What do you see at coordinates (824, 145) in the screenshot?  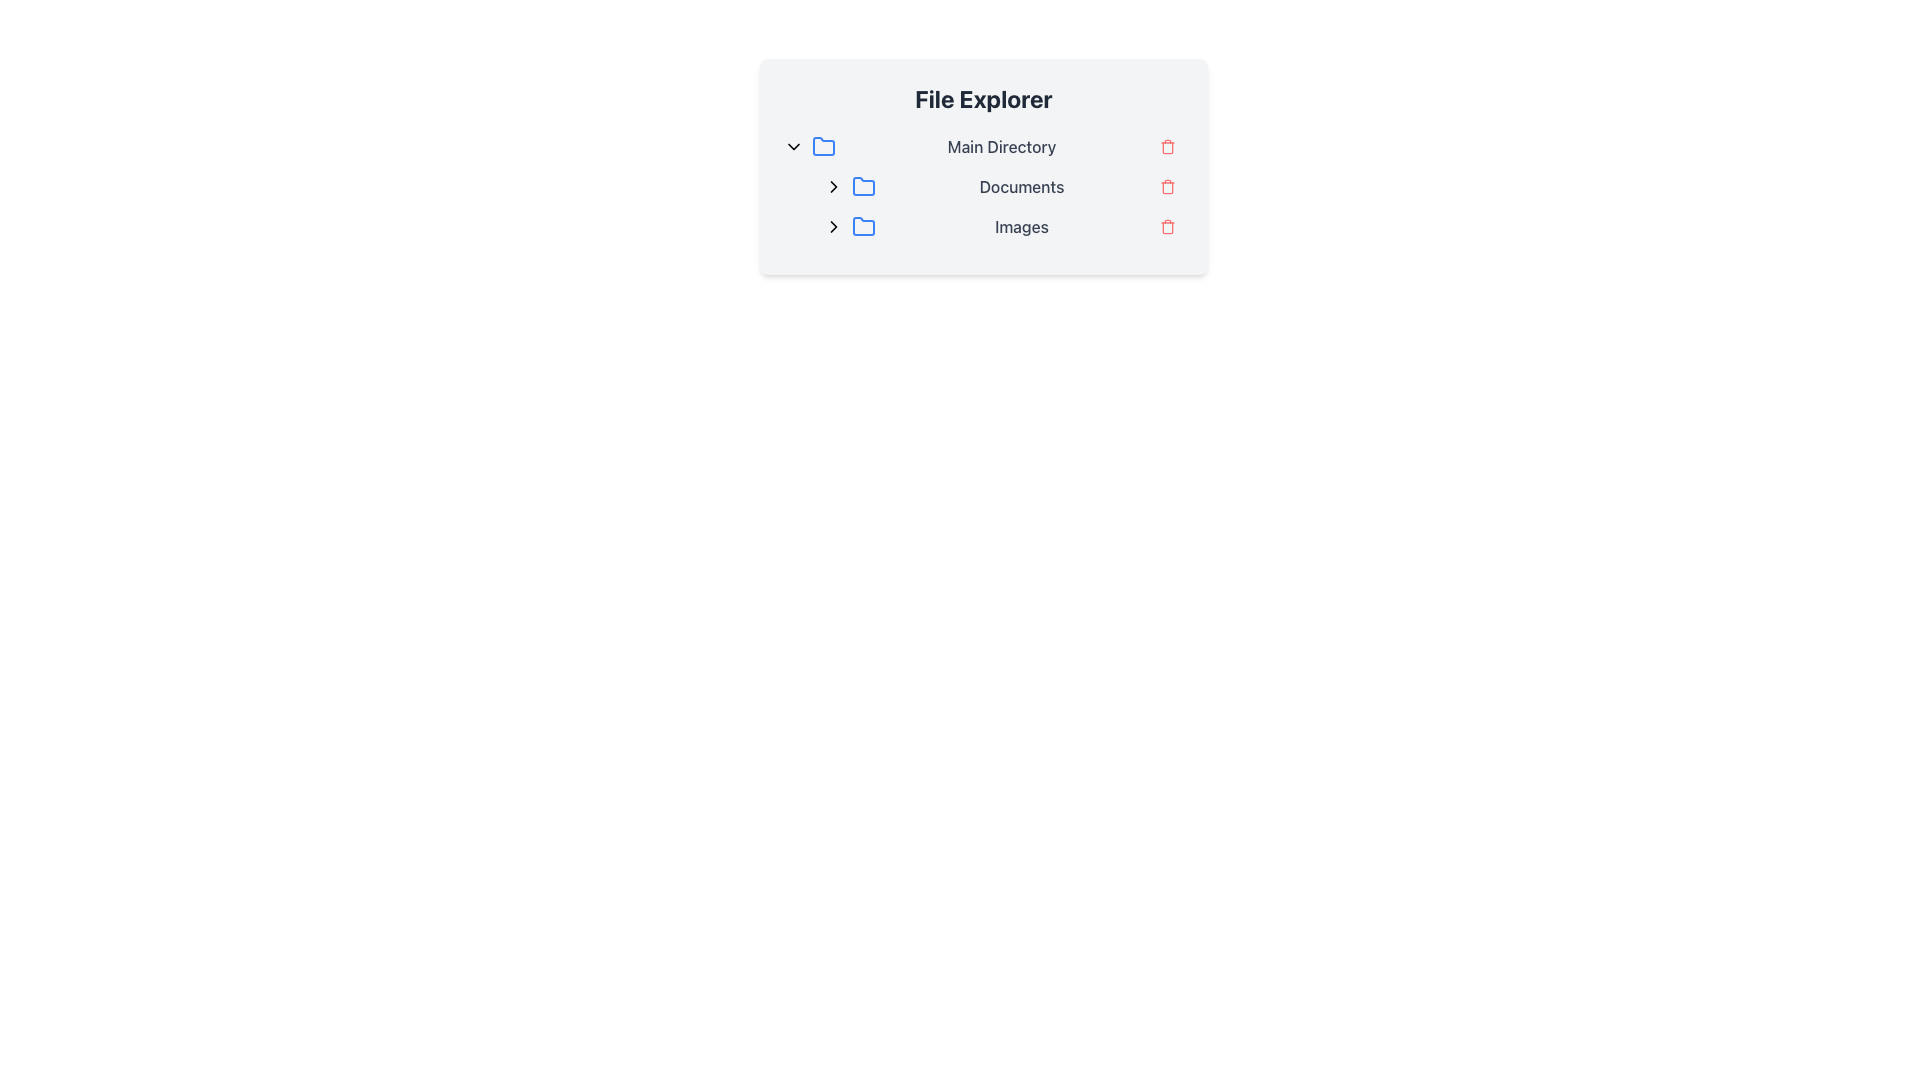 I see `the folder icon with a blue outline and rounded corners, which is visually associated with the label 'Main Directory' and positioned between the chevron-down icon and the text label` at bounding box center [824, 145].